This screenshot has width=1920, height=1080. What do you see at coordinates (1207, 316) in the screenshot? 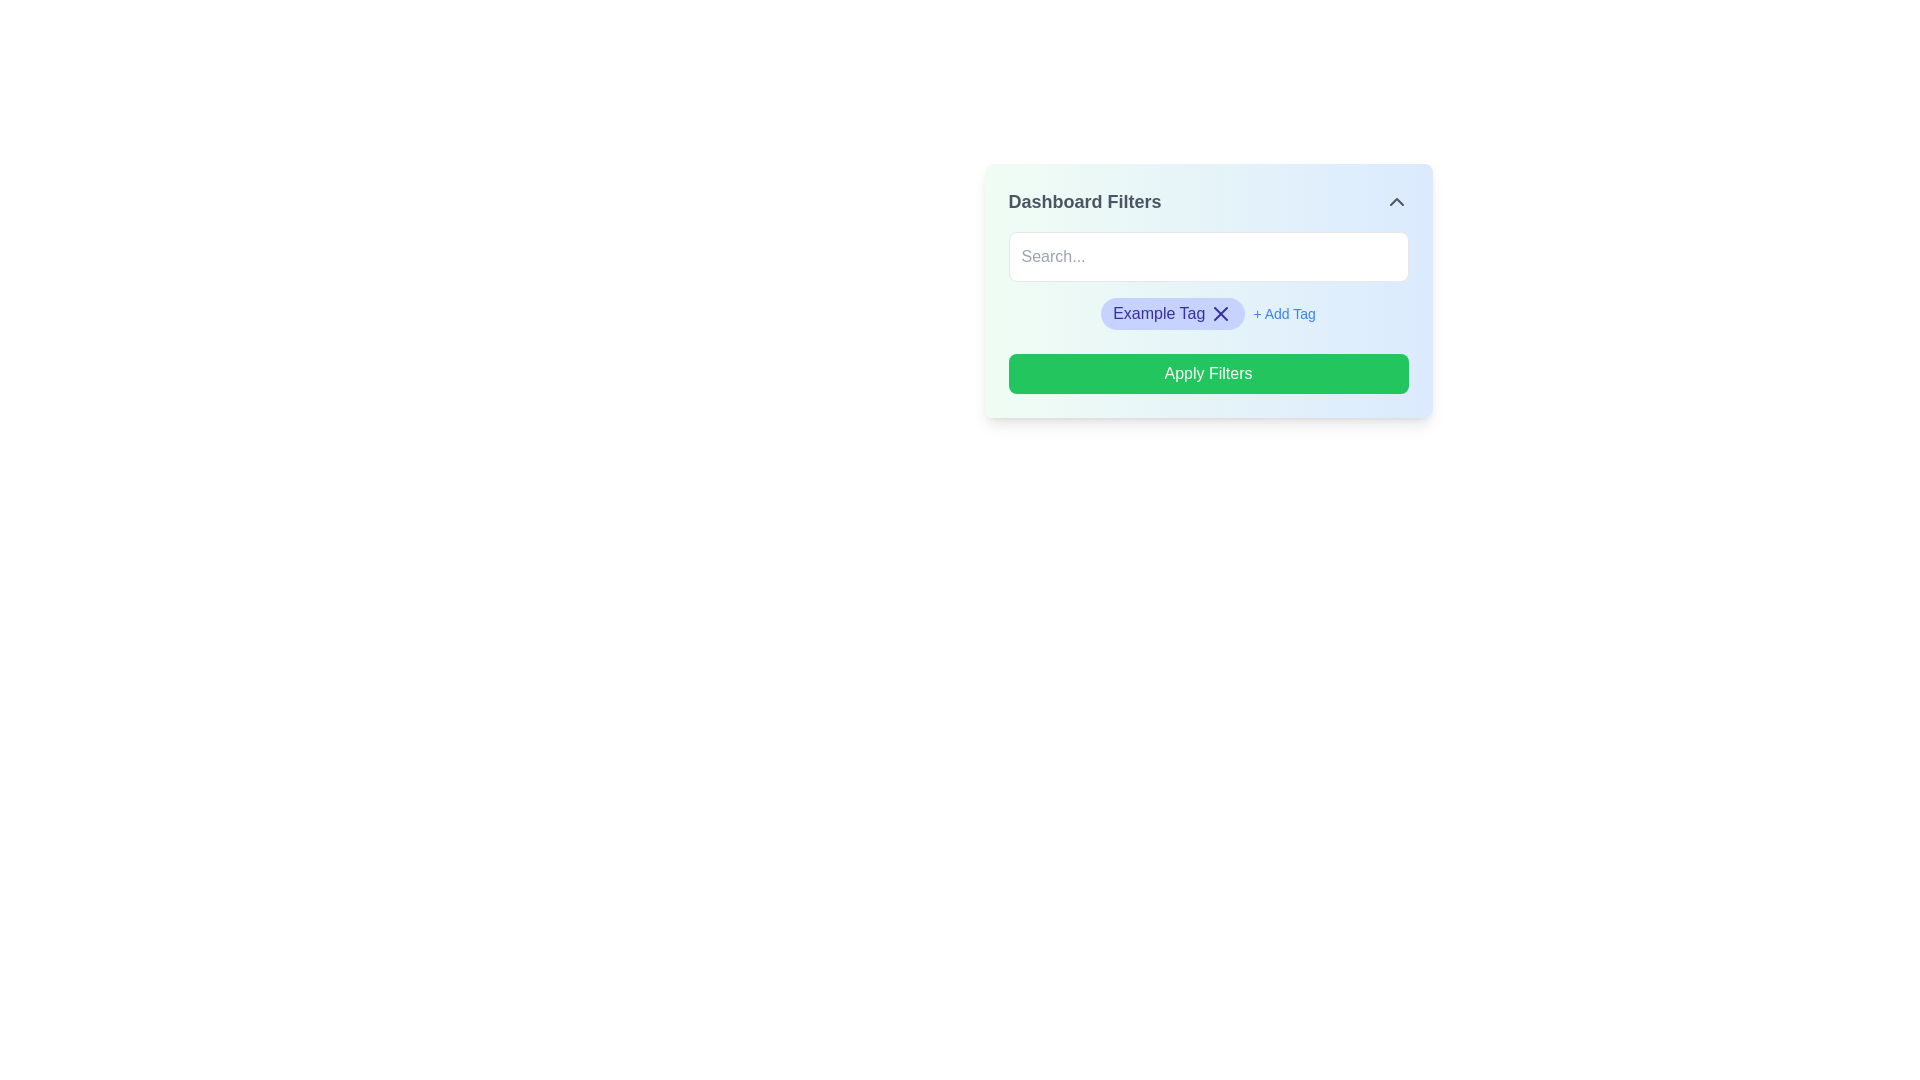
I see `the Example Tag in the Tag Management Interface` at bounding box center [1207, 316].